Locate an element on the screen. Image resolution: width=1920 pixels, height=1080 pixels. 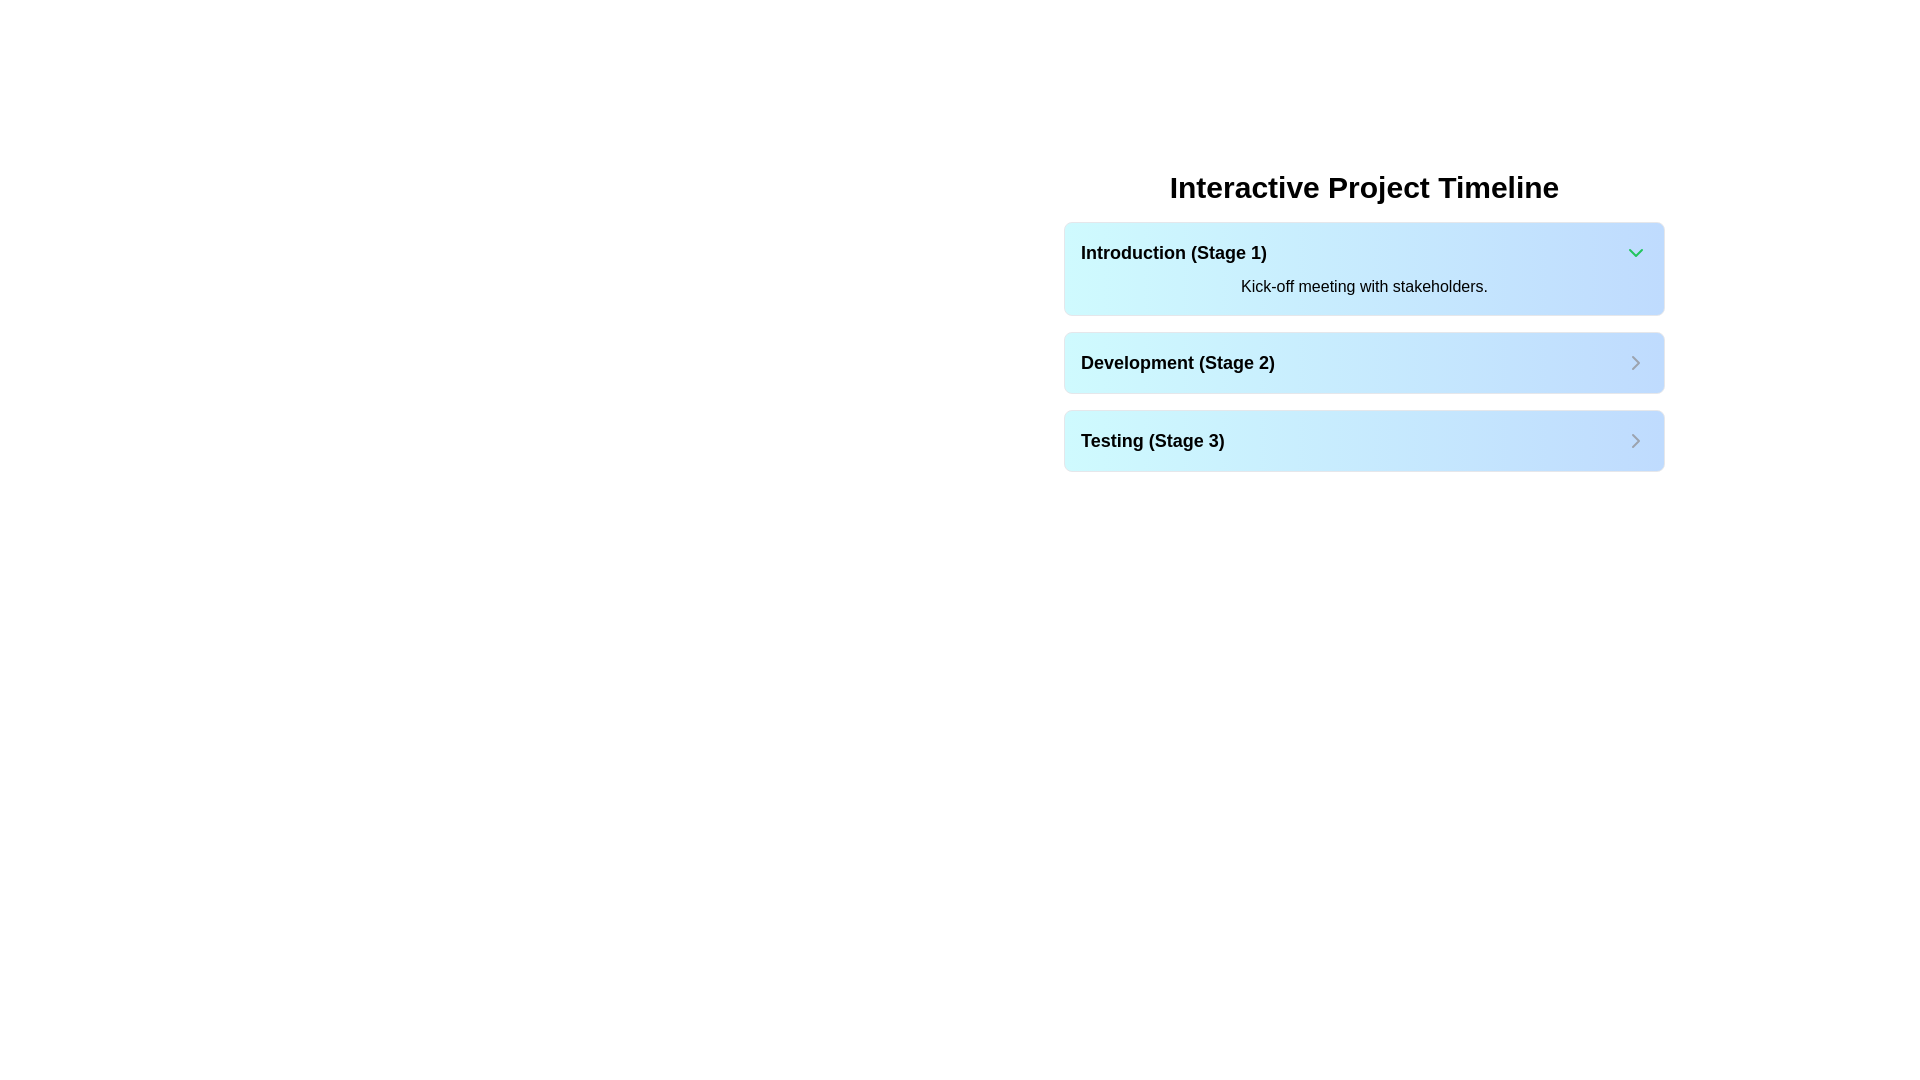
the bold text label reading 'Testing (Stage 3)' which is located within a light blue rounded rectangle, positioned in the third section of the project timeline is located at coordinates (1152, 439).